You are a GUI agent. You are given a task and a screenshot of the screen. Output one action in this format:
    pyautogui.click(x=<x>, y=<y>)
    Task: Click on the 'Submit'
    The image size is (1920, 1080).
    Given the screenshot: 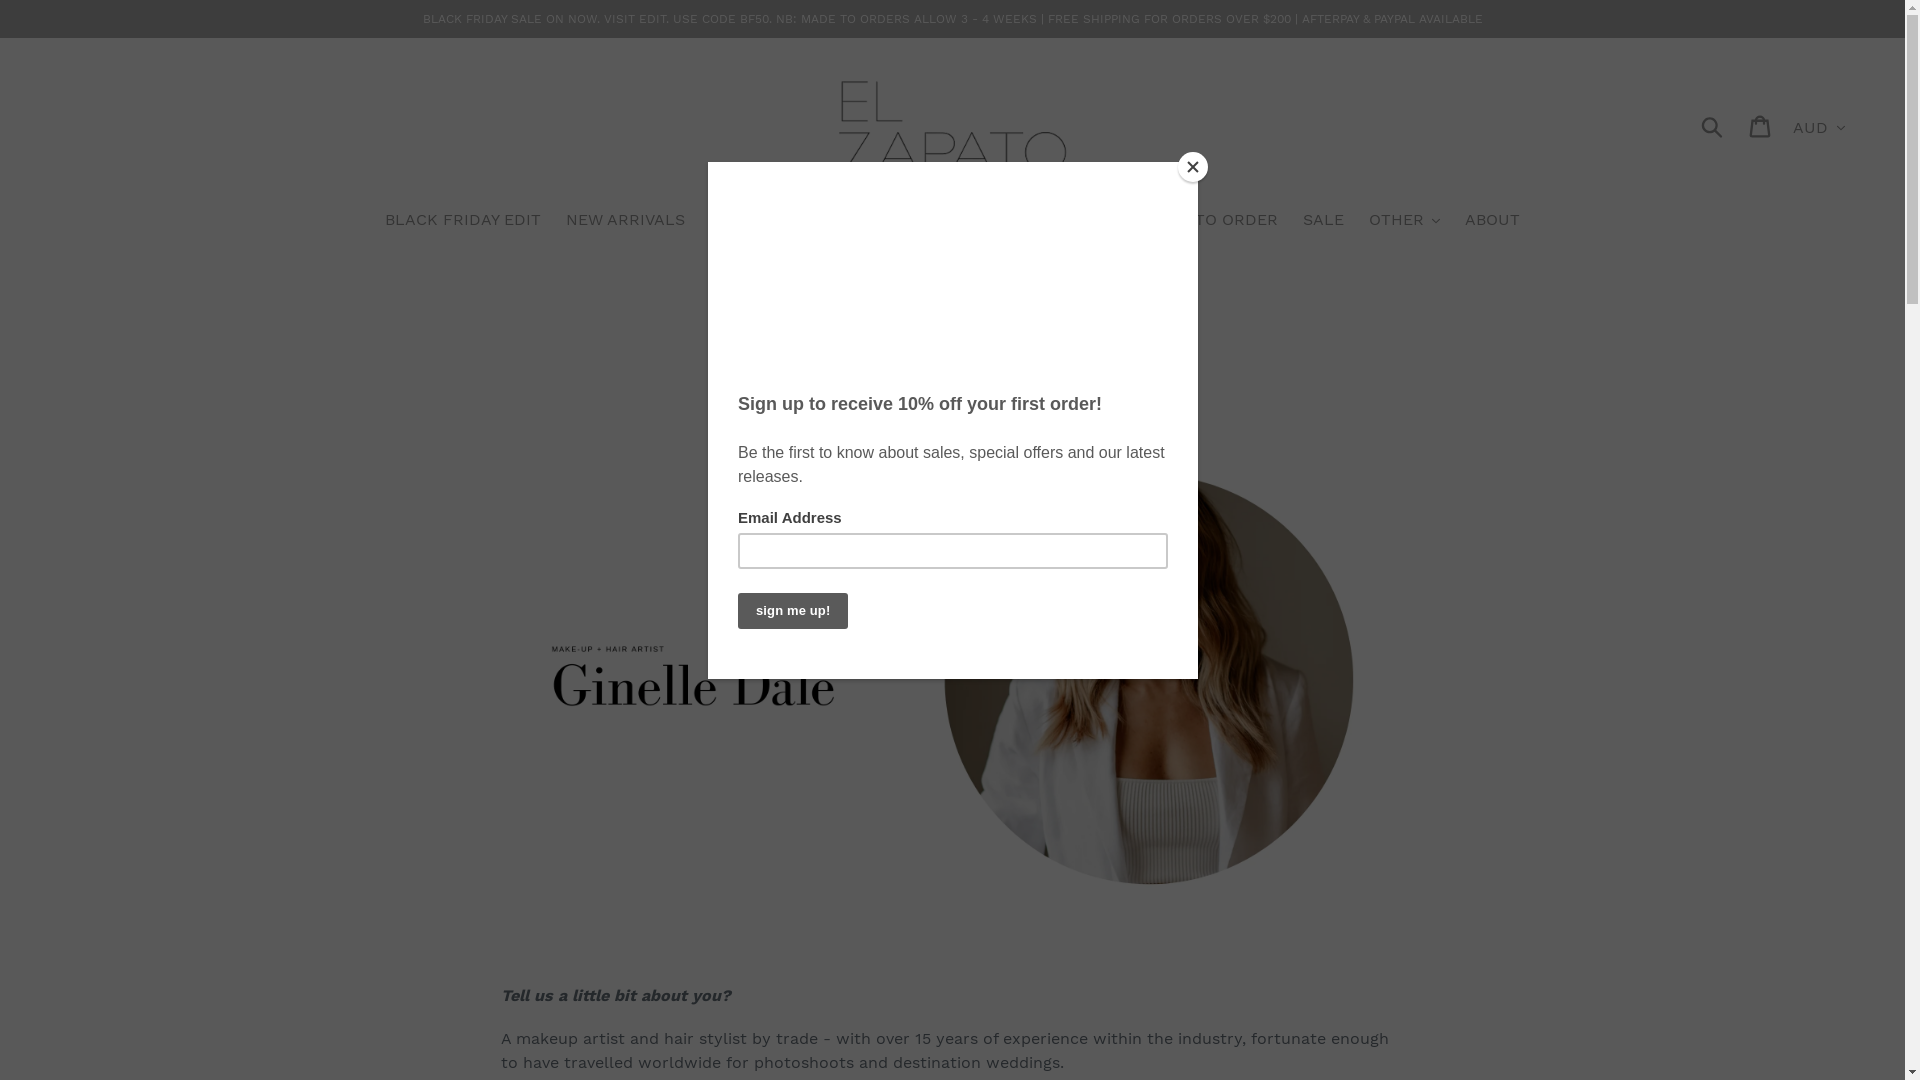 What is the action you would take?
    pyautogui.click(x=1712, y=126)
    